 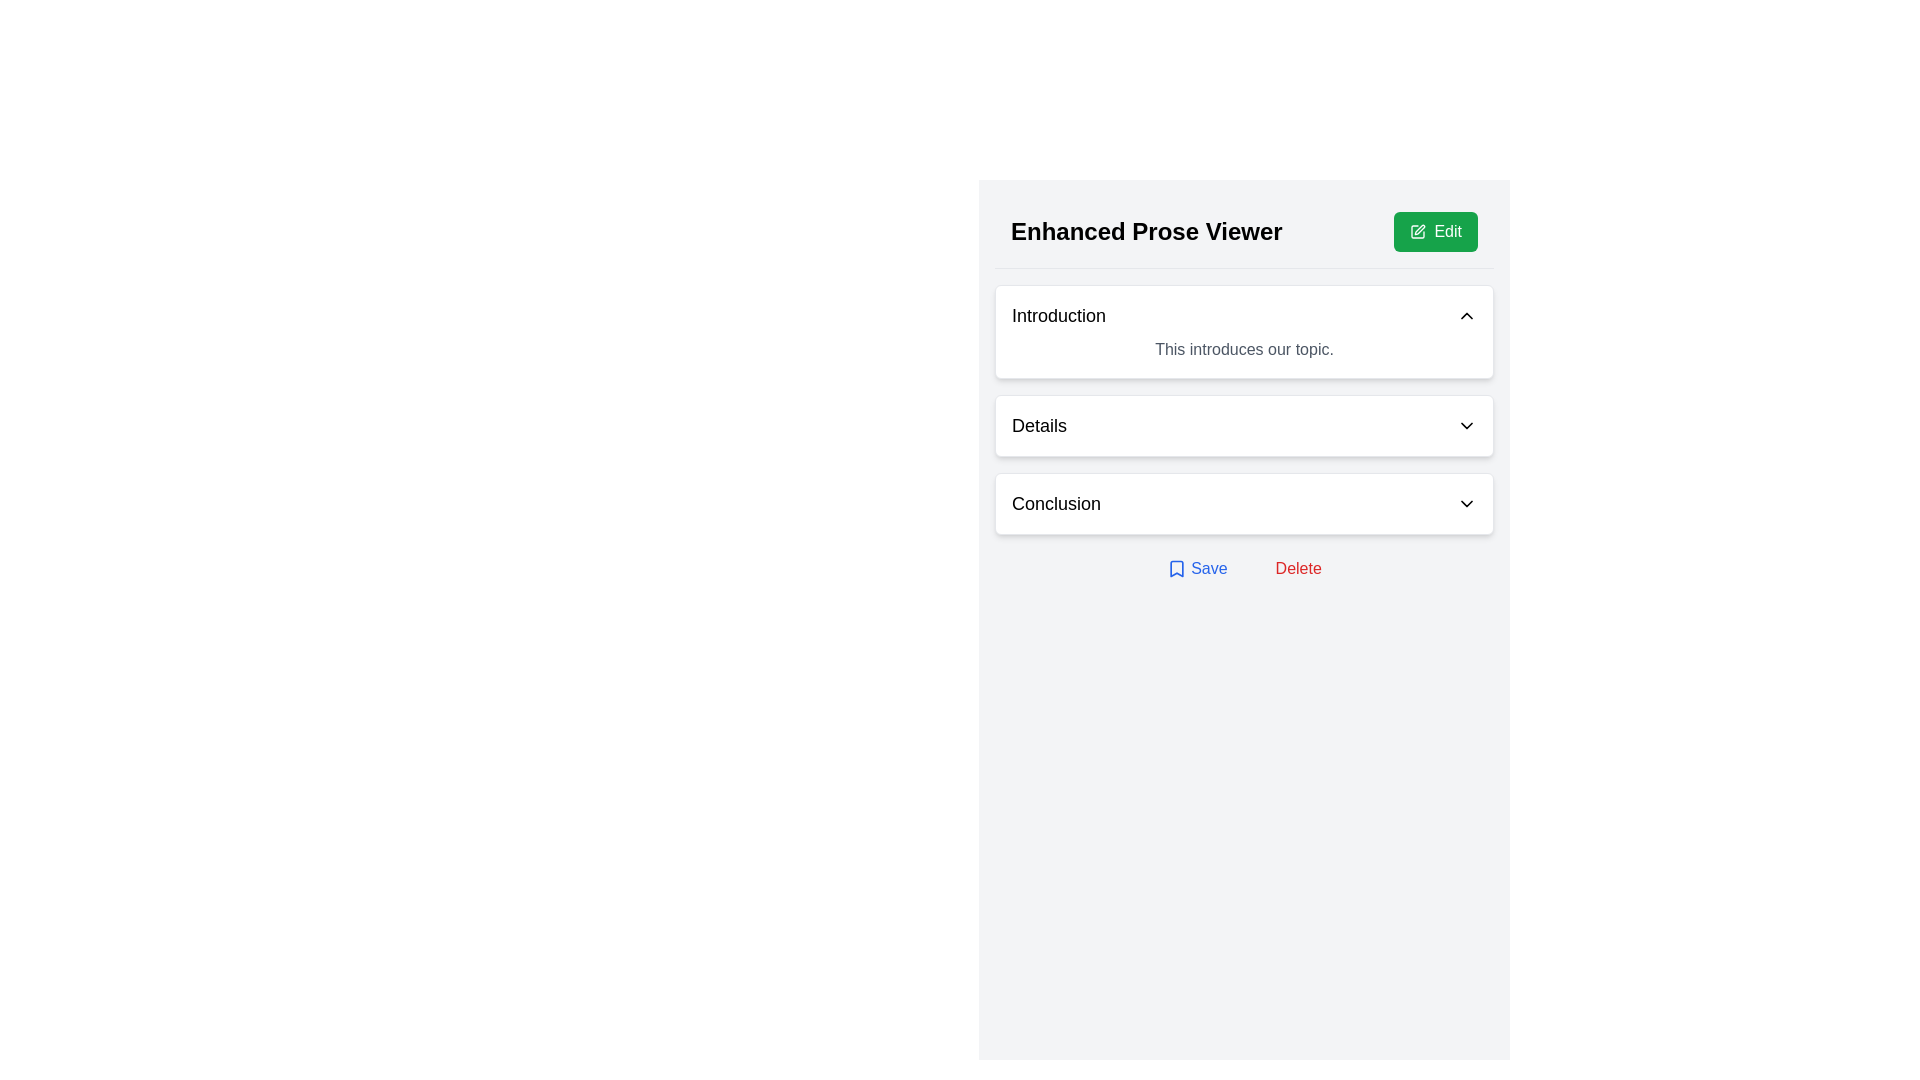 What do you see at coordinates (1298, 569) in the screenshot?
I see `the red text button labeled 'Delete' to trigger the underlined hover effect` at bounding box center [1298, 569].